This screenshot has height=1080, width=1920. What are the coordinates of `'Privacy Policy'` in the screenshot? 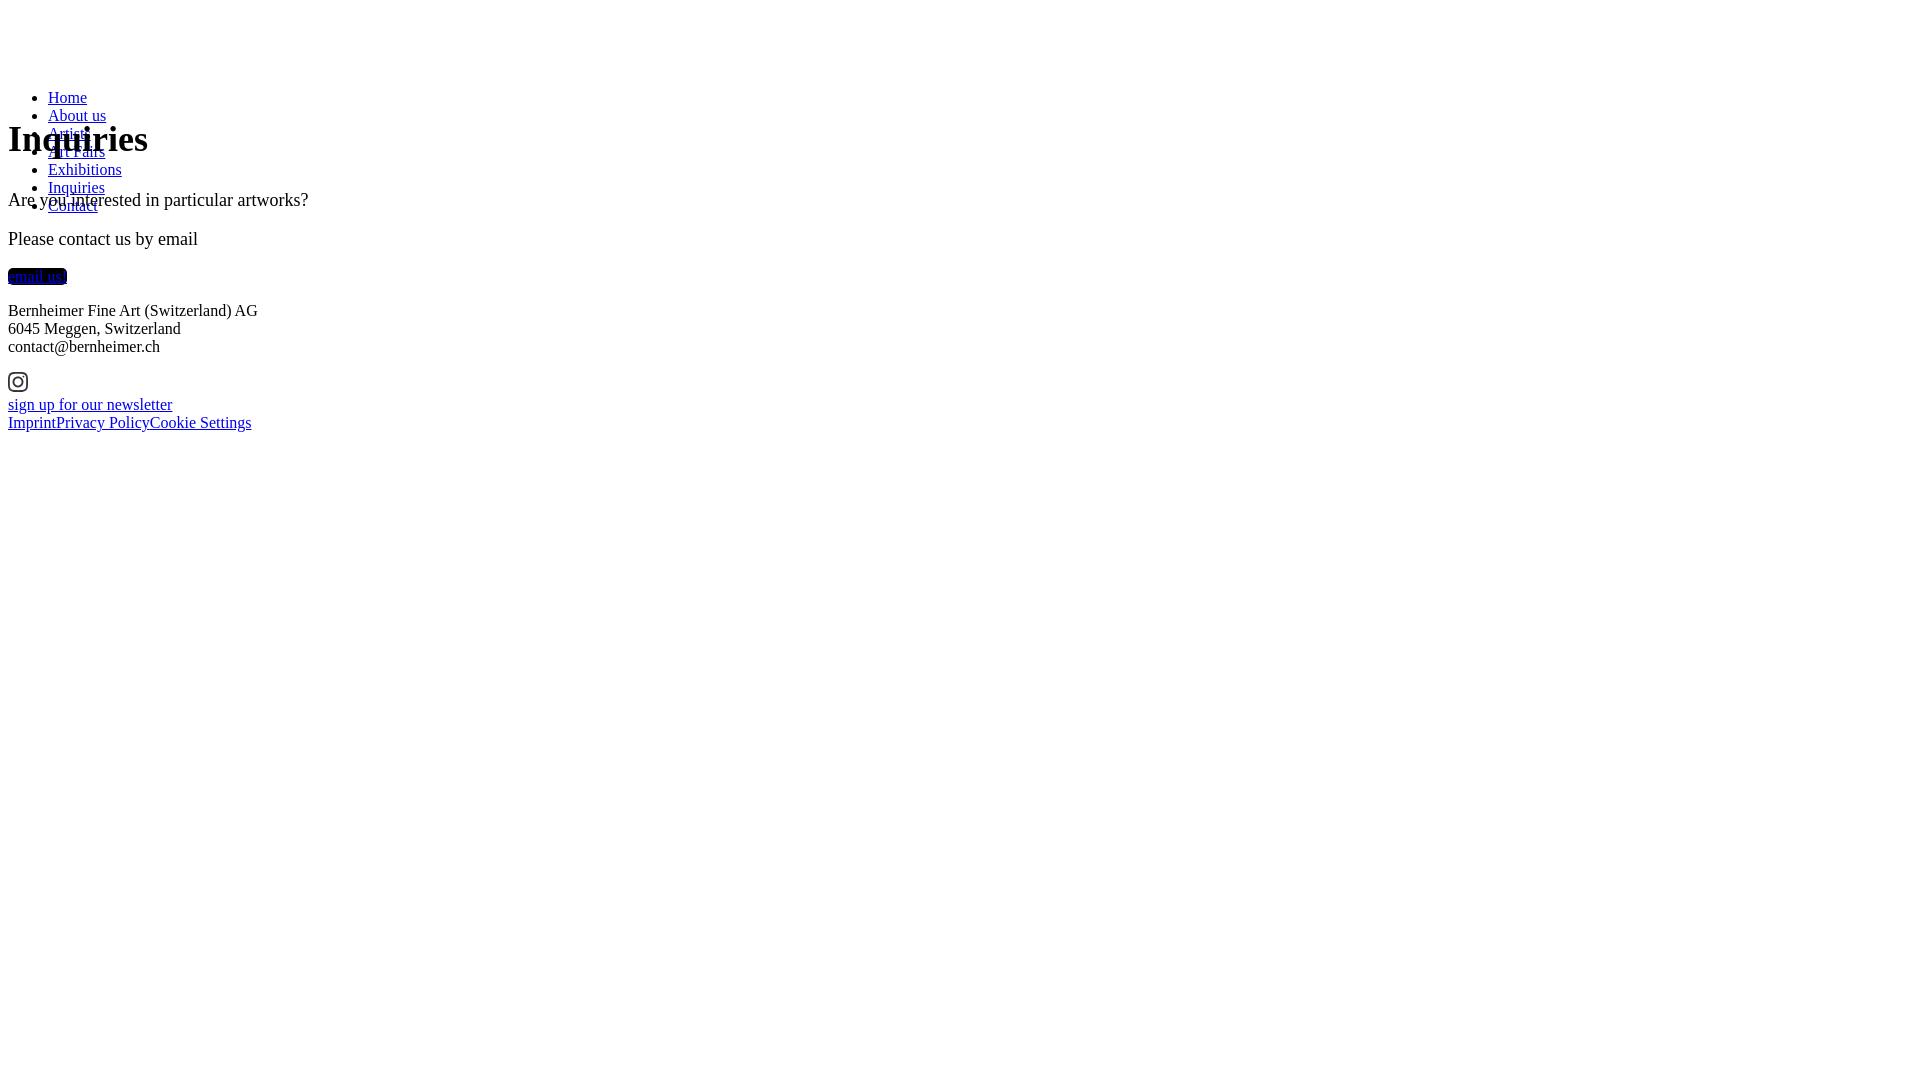 It's located at (101, 421).